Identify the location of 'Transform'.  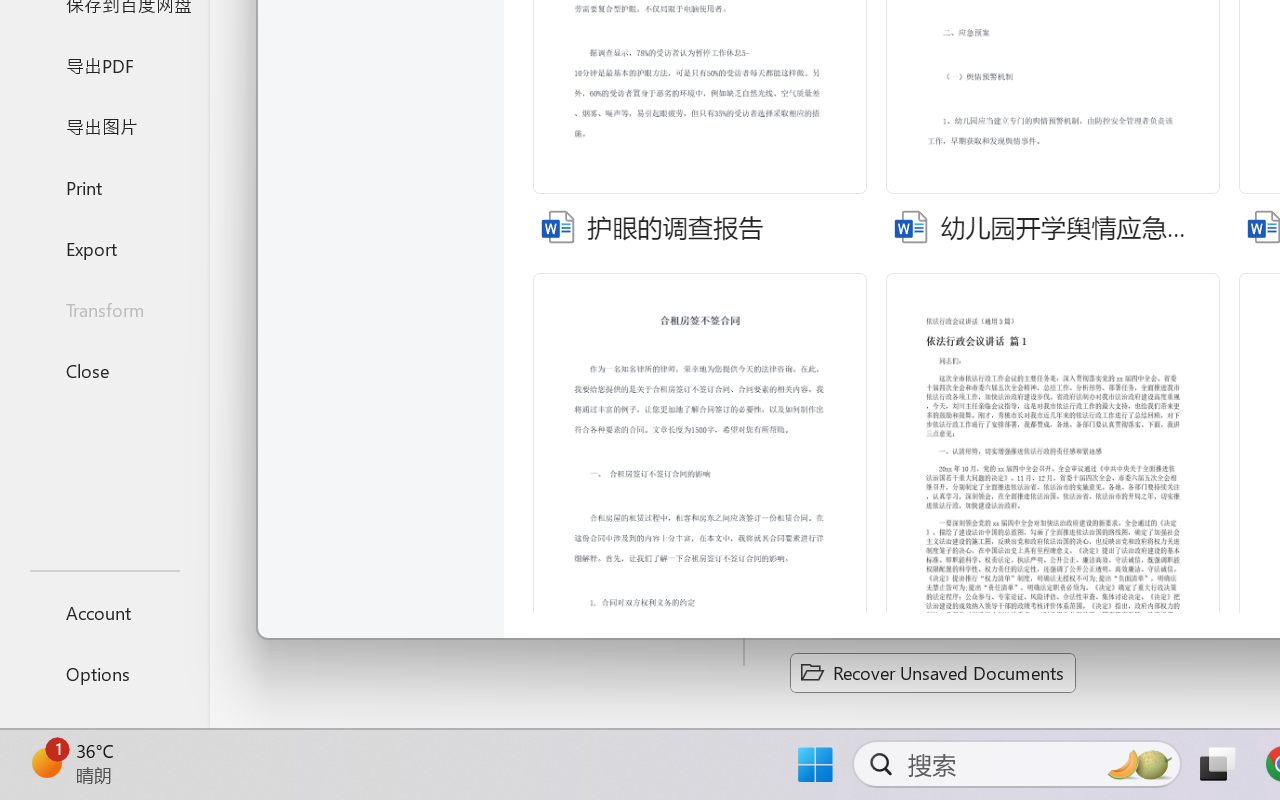
(103, 308).